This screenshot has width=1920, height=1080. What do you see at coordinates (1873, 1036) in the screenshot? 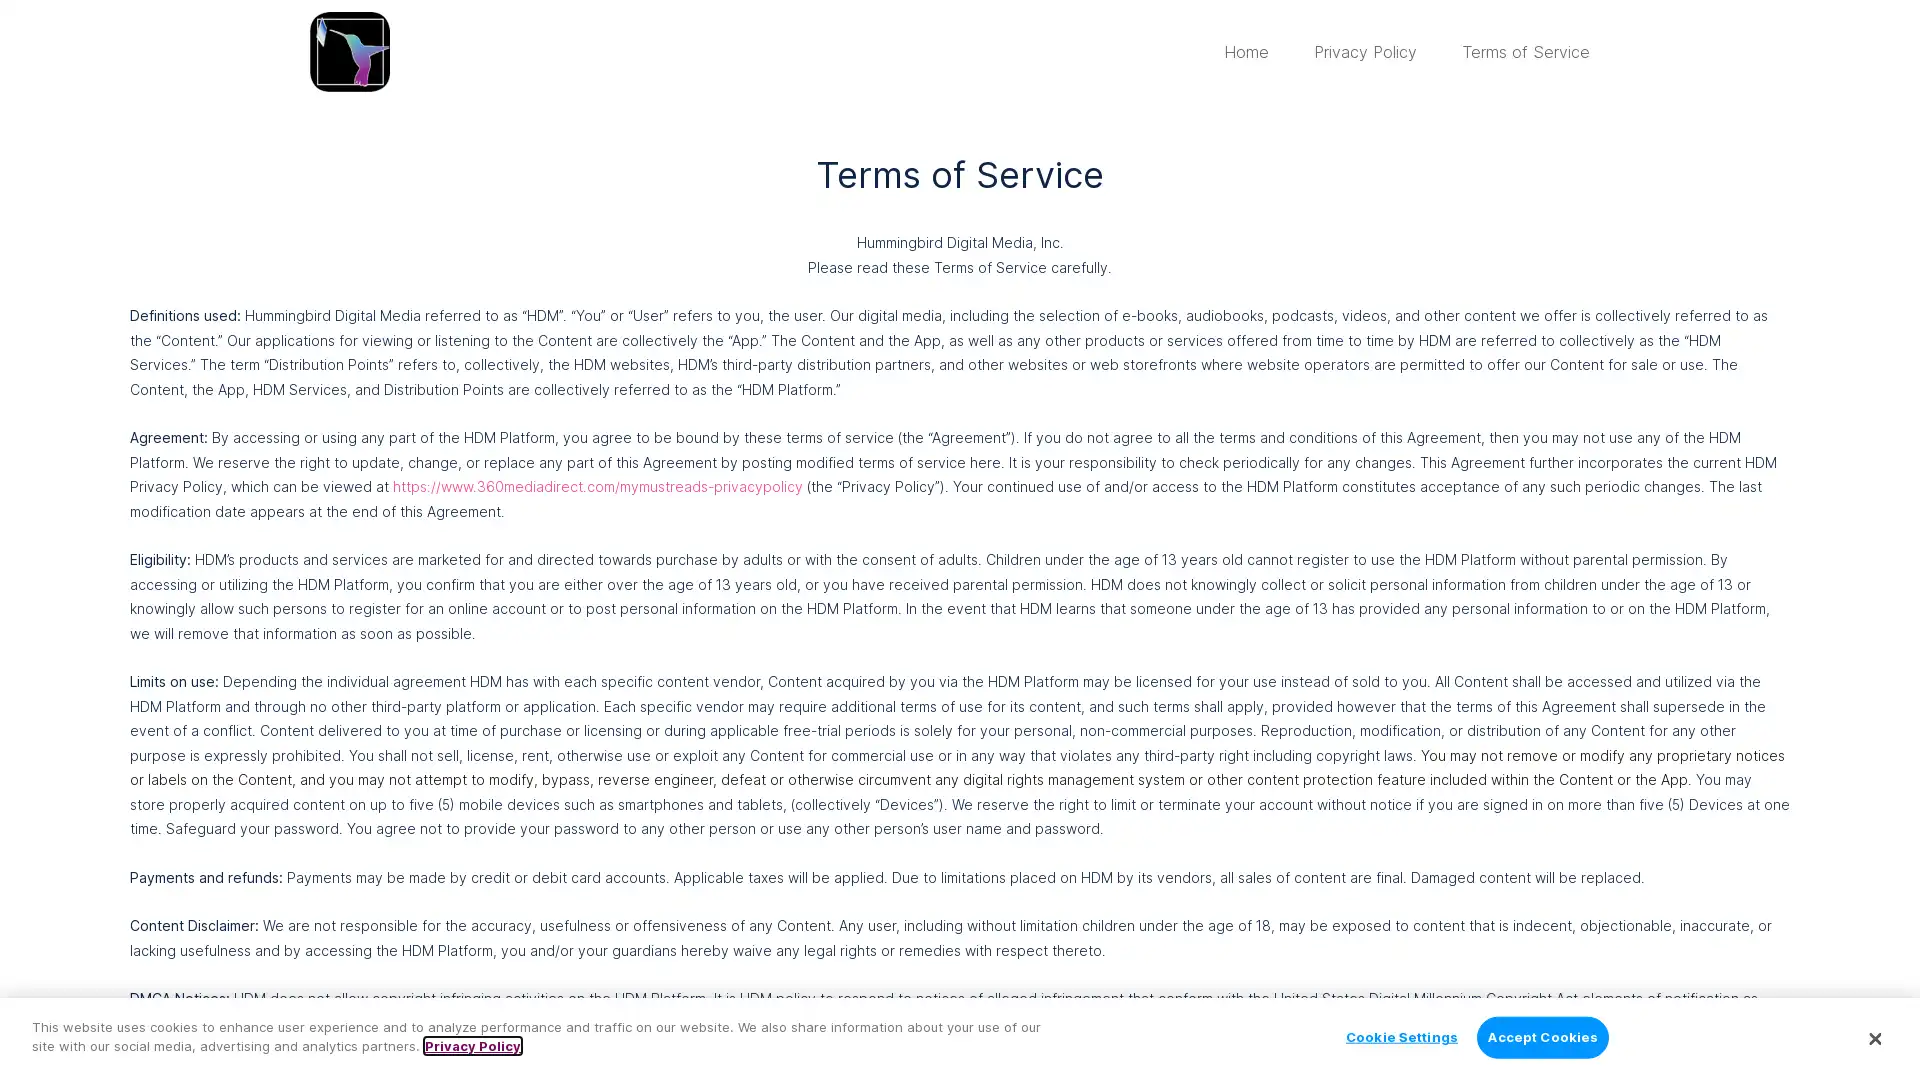
I see `Close` at bounding box center [1873, 1036].